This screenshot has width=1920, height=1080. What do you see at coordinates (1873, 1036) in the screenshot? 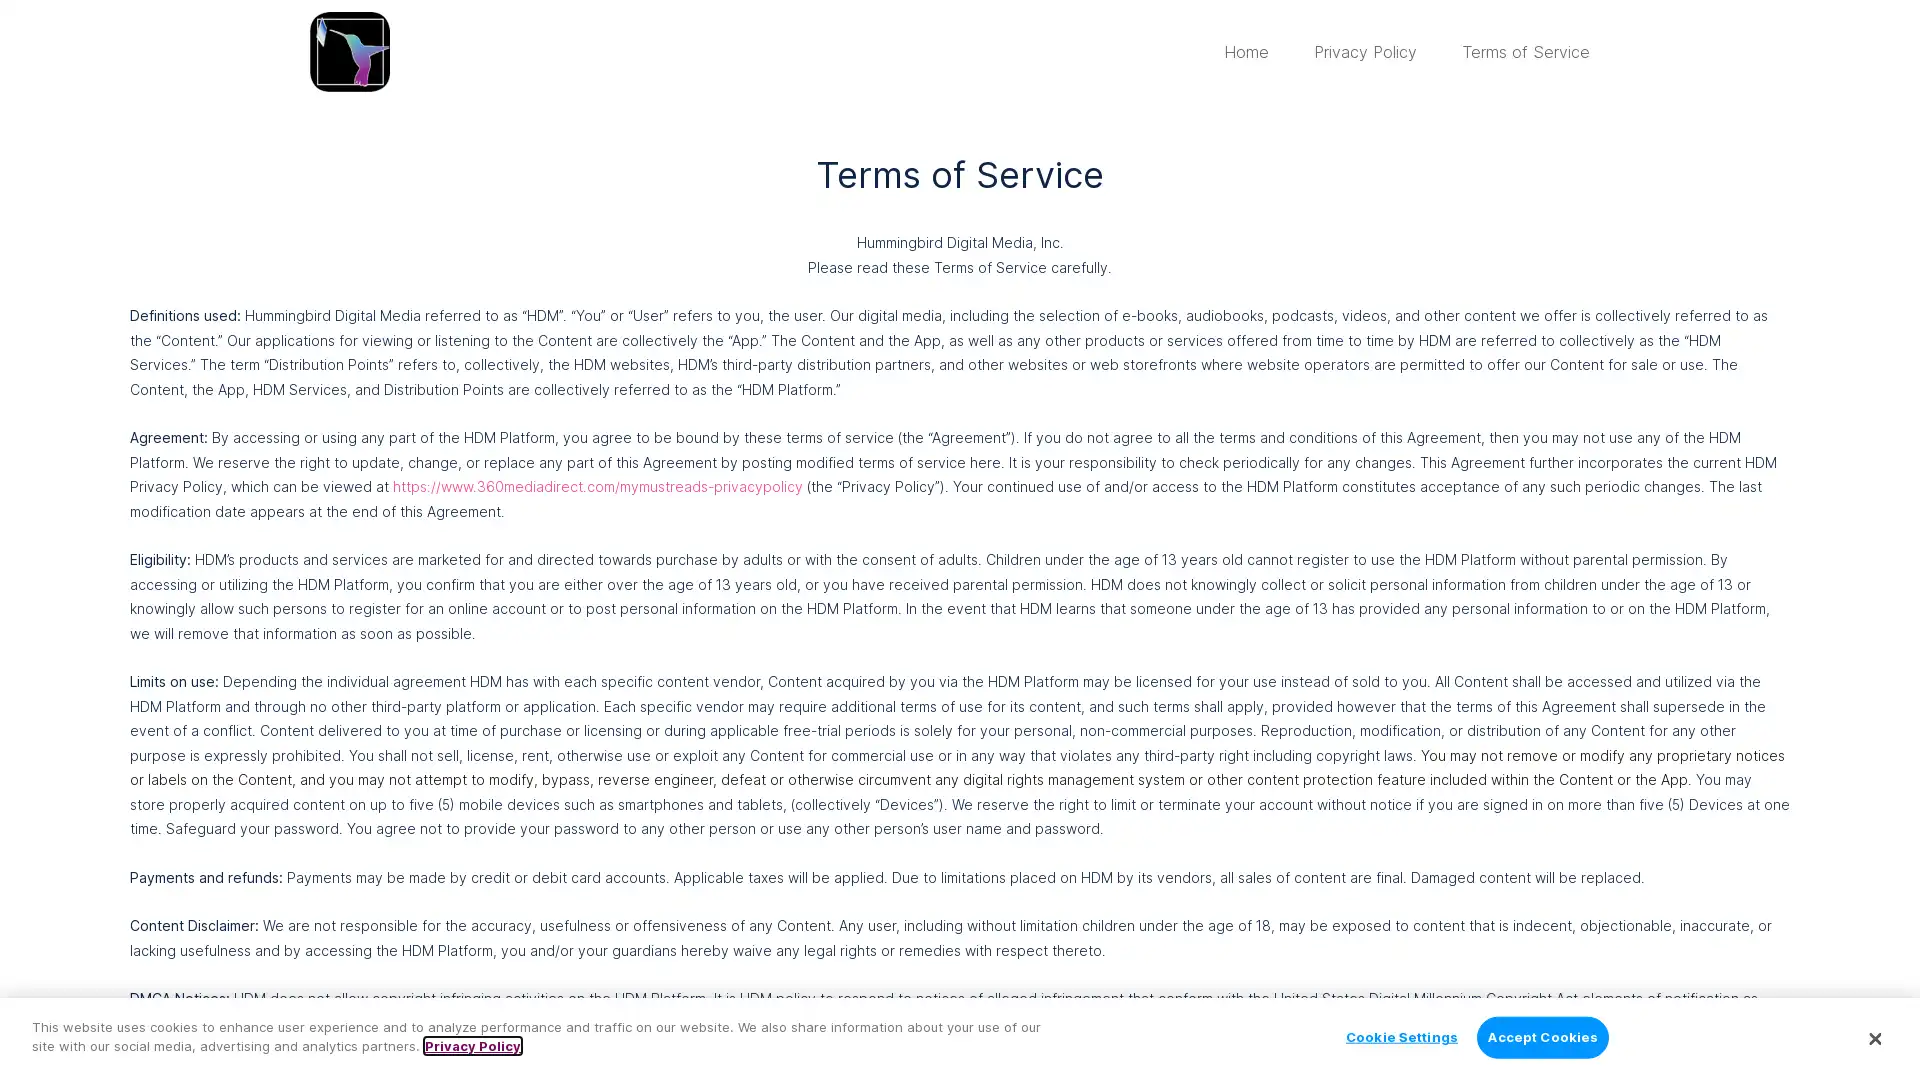
I see `Close` at bounding box center [1873, 1036].